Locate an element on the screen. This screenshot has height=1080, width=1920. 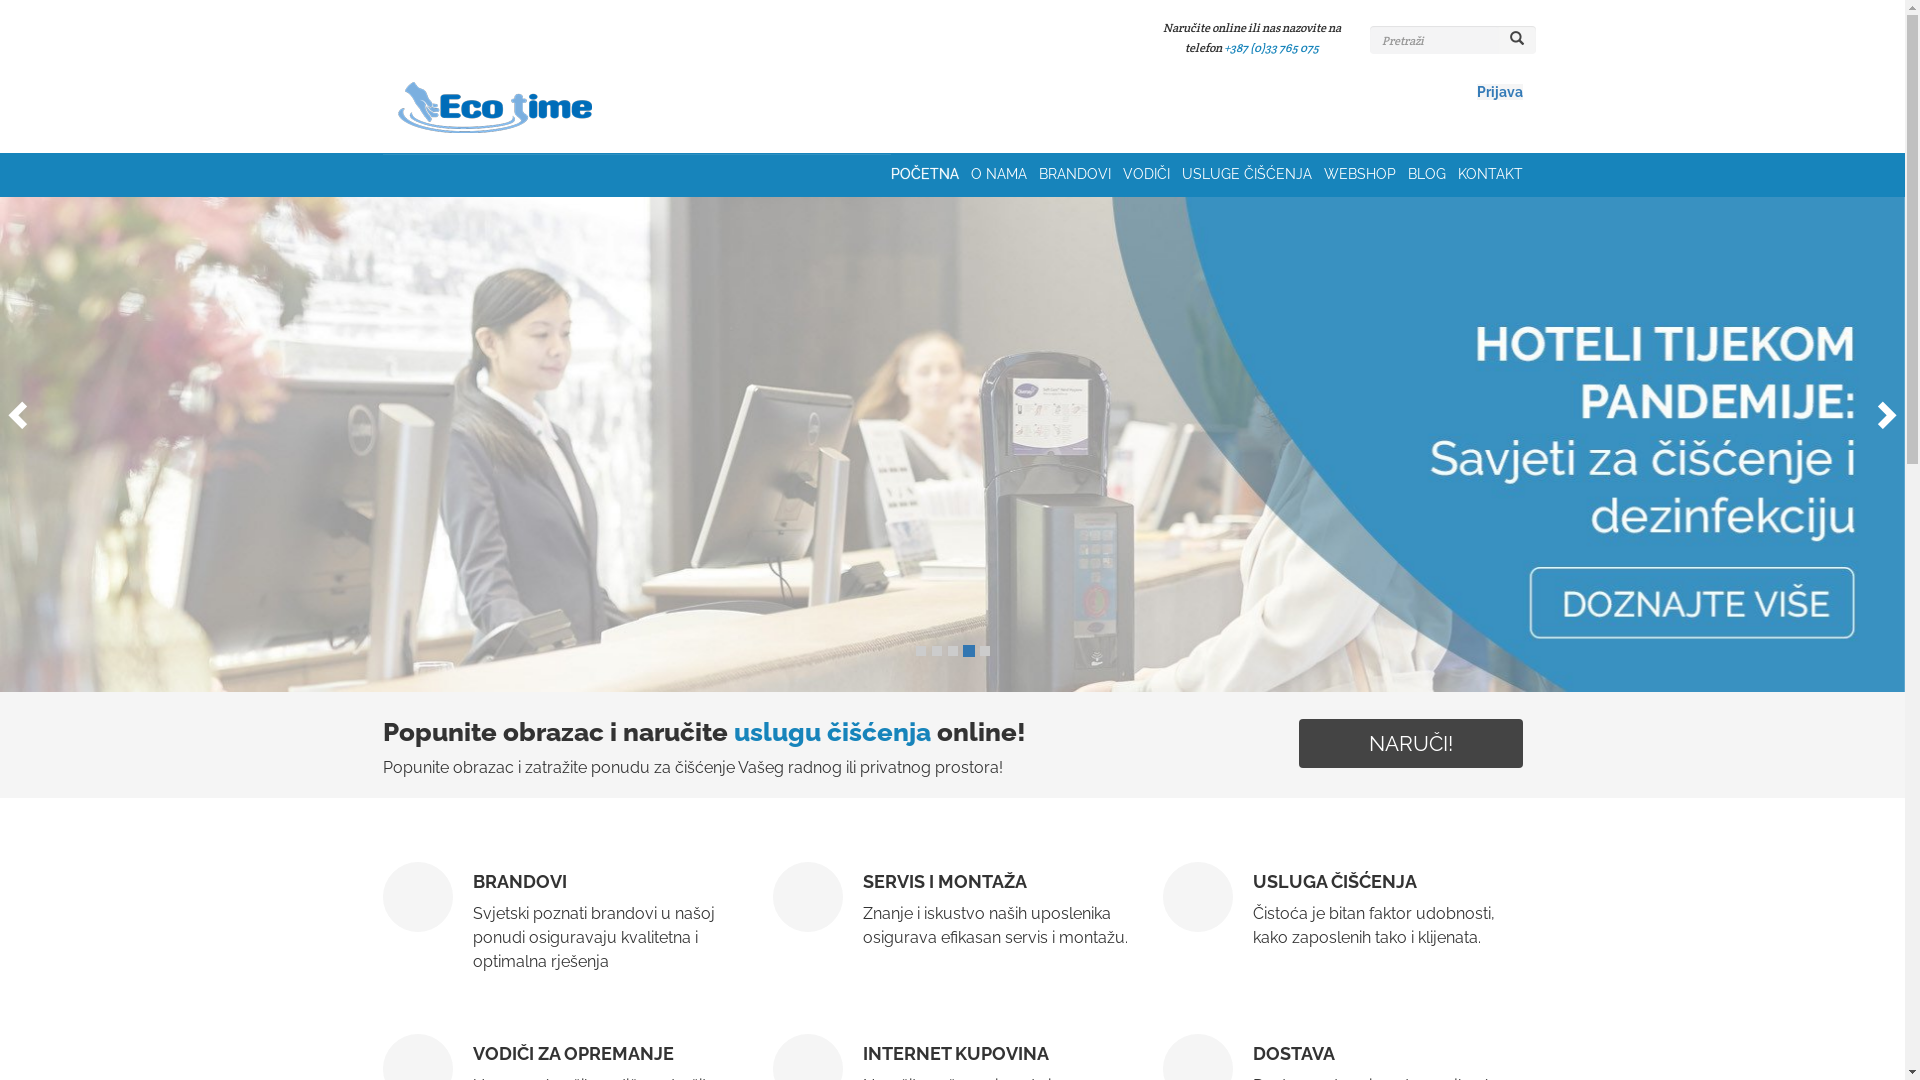
'WEBSHOP' is located at coordinates (1365, 173).